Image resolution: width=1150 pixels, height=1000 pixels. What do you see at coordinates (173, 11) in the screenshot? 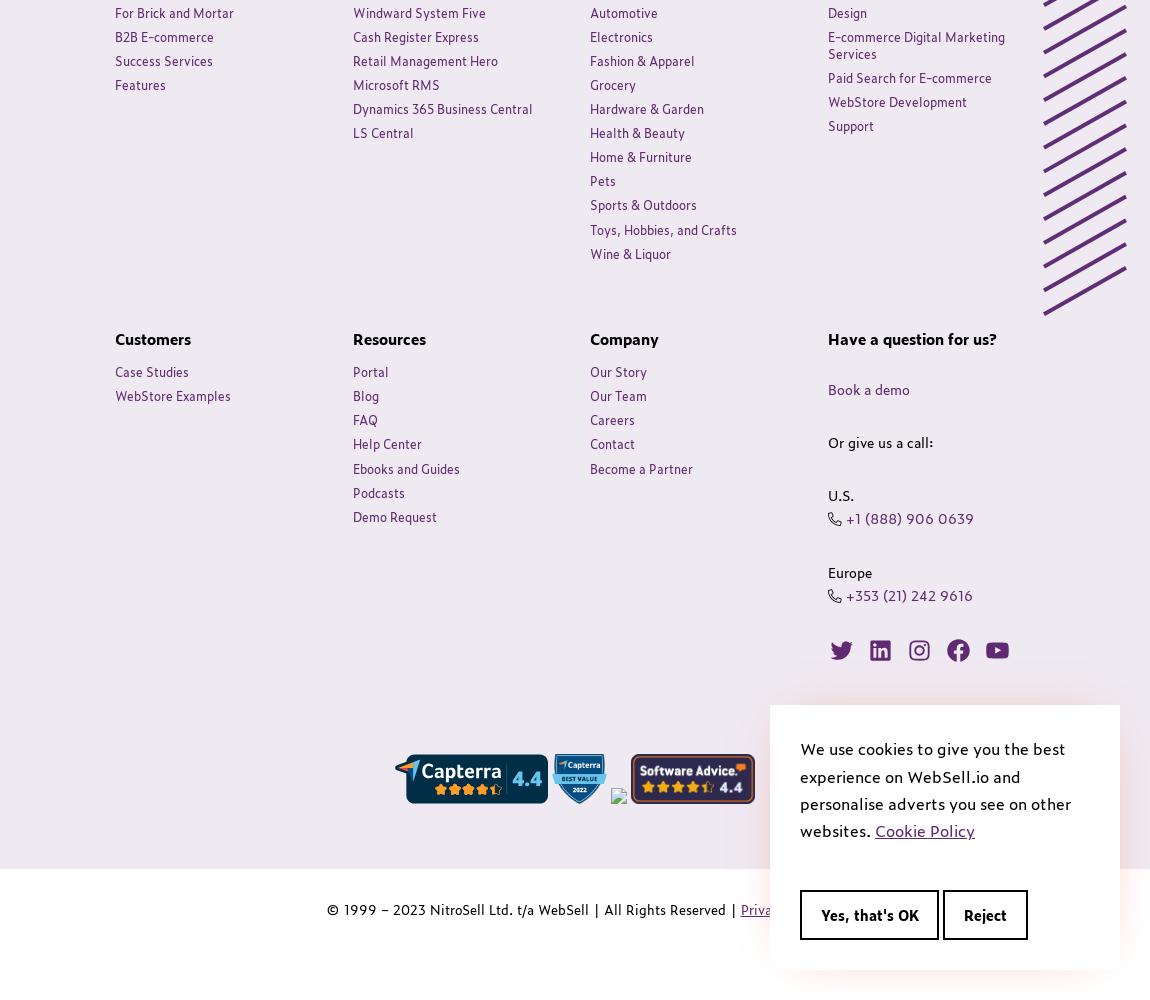
I see `'For Brick and Mortar'` at bounding box center [173, 11].